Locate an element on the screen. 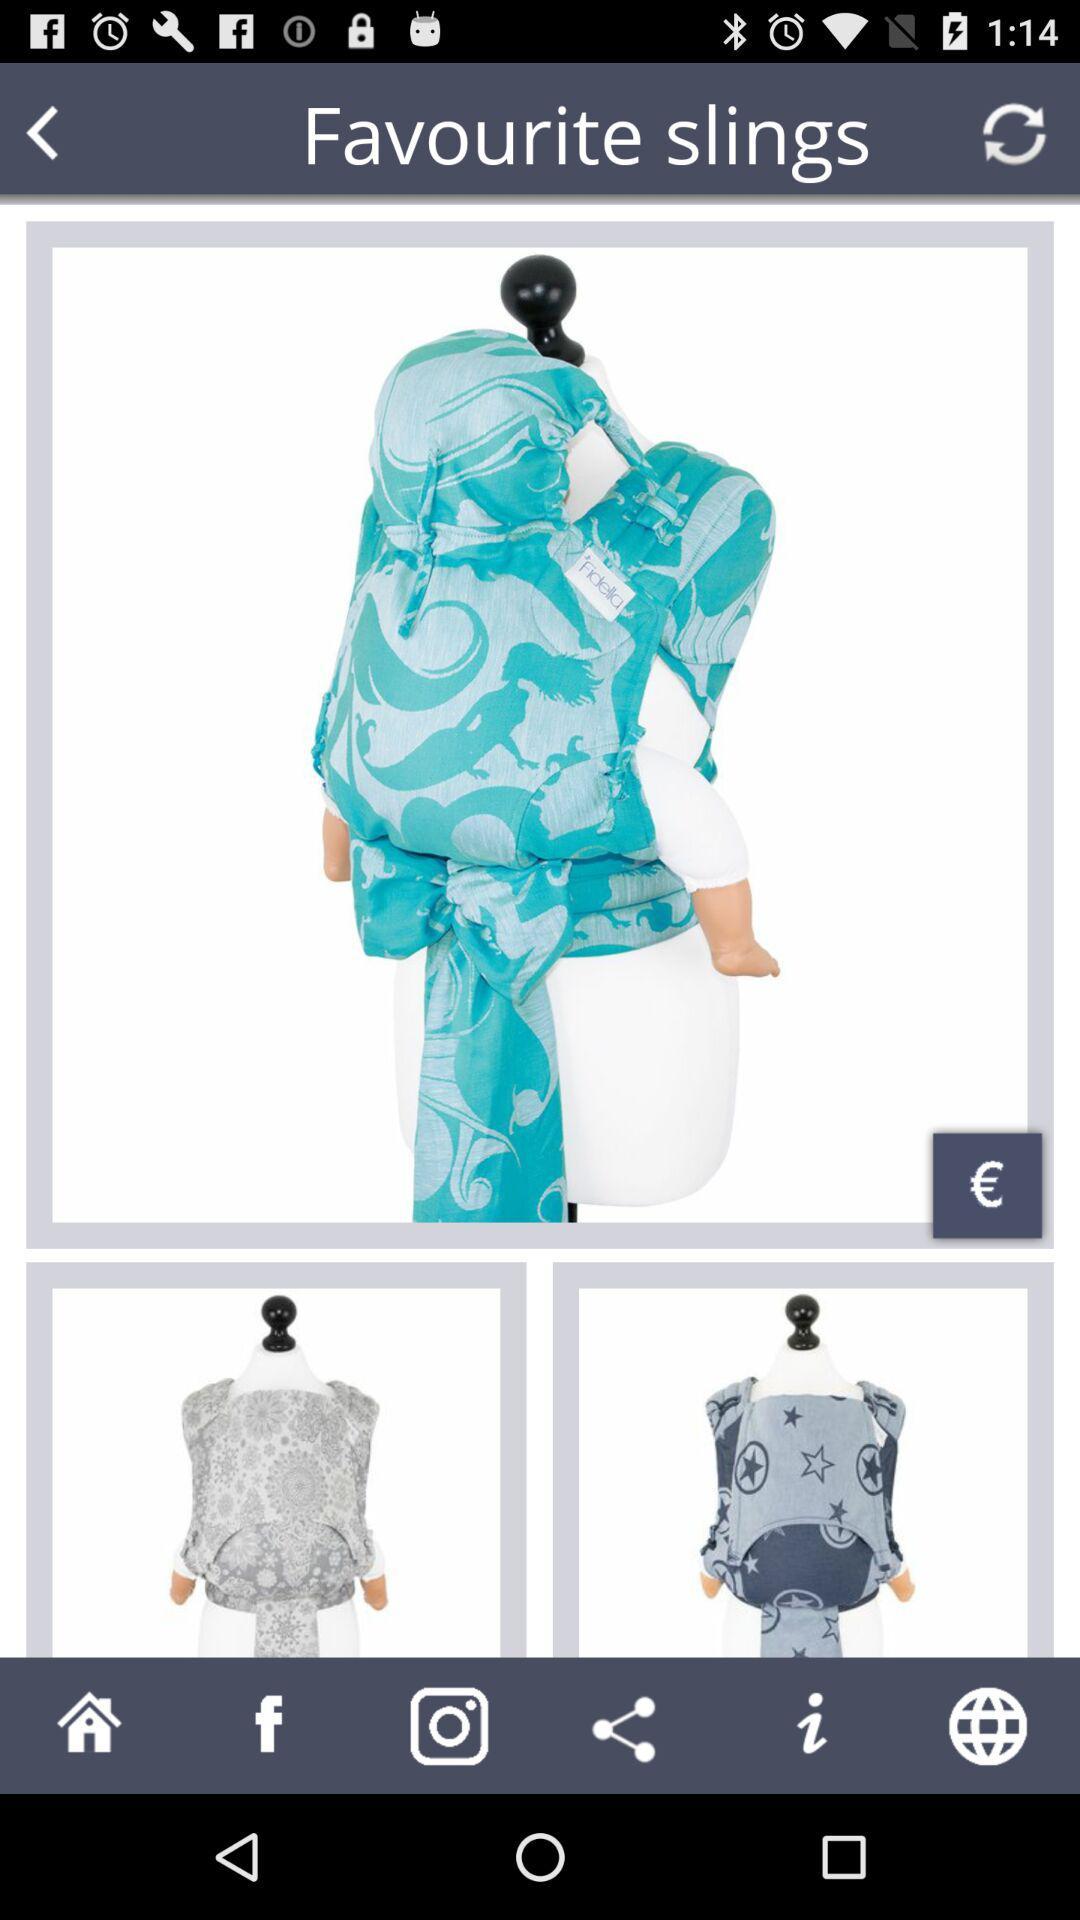  press for more details is located at coordinates (540, 733).